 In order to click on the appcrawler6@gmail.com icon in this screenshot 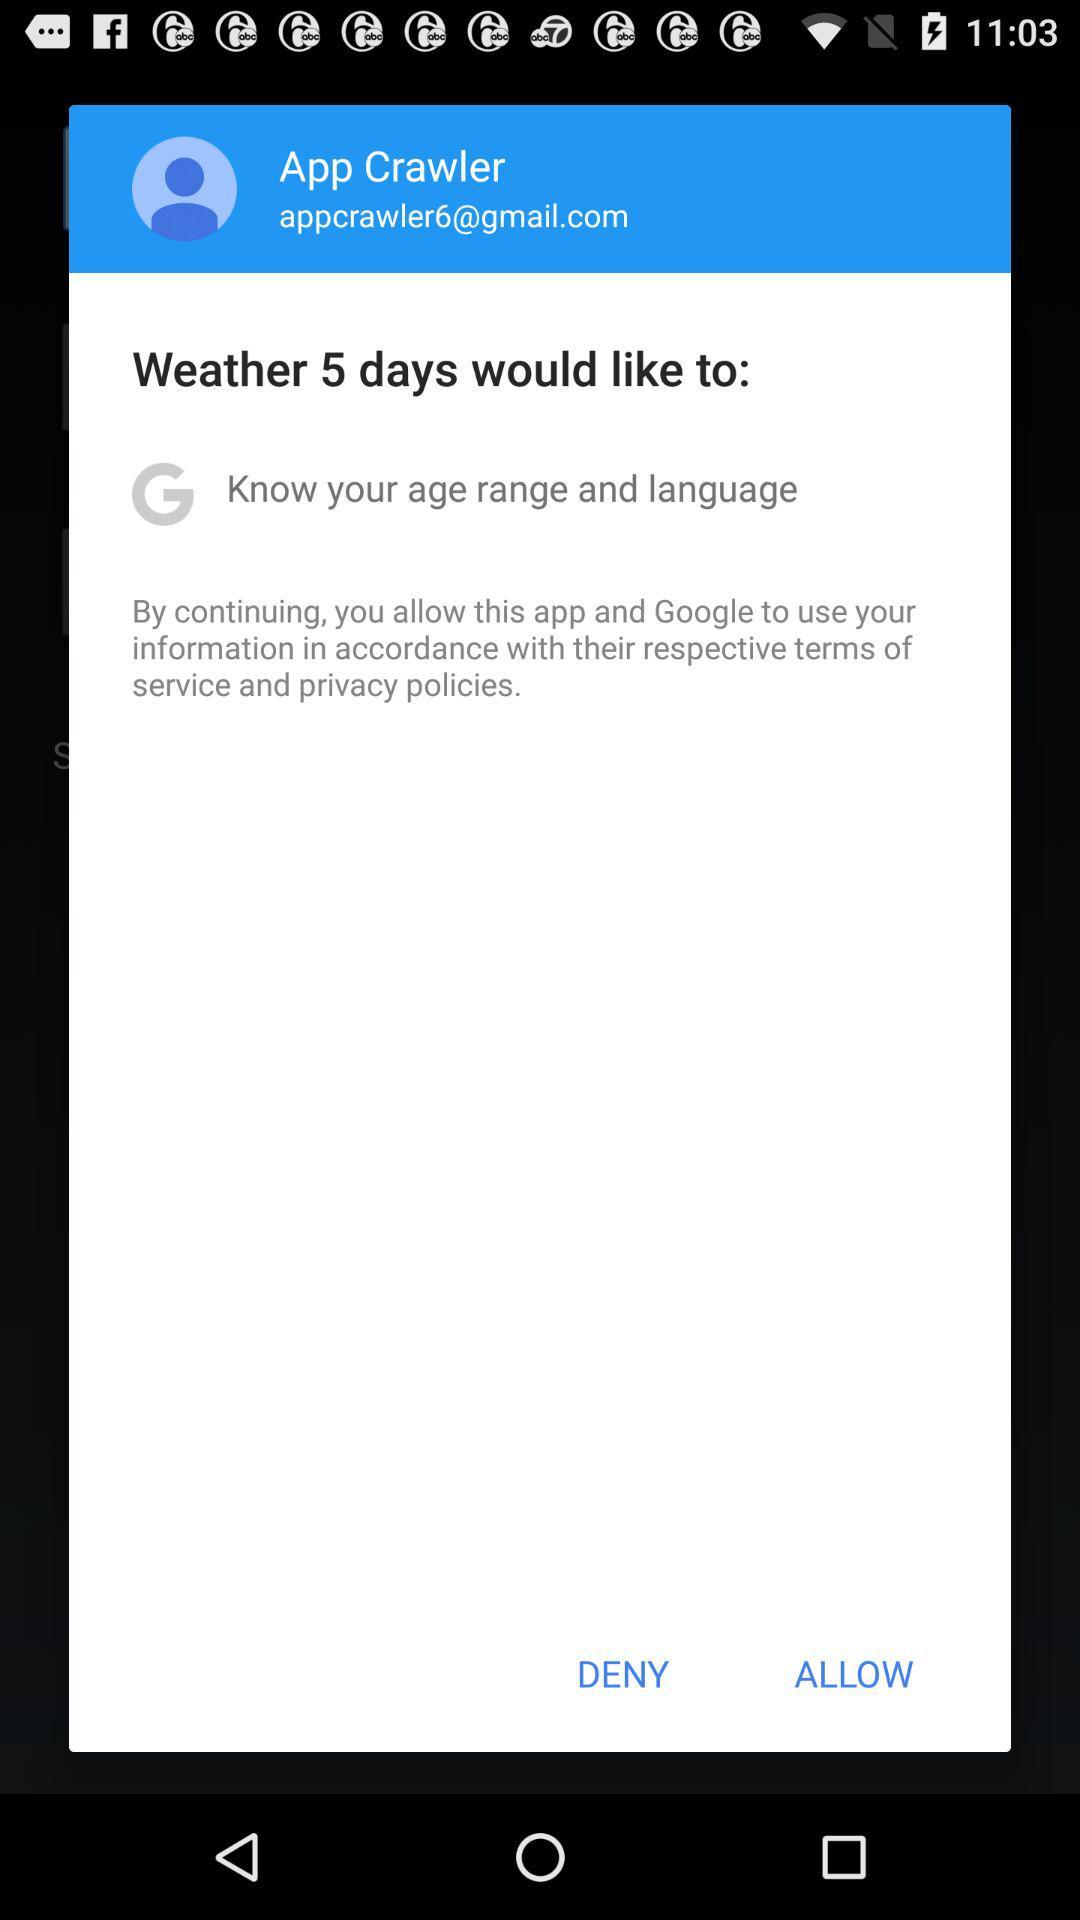, I will do `click(454, 214)`.